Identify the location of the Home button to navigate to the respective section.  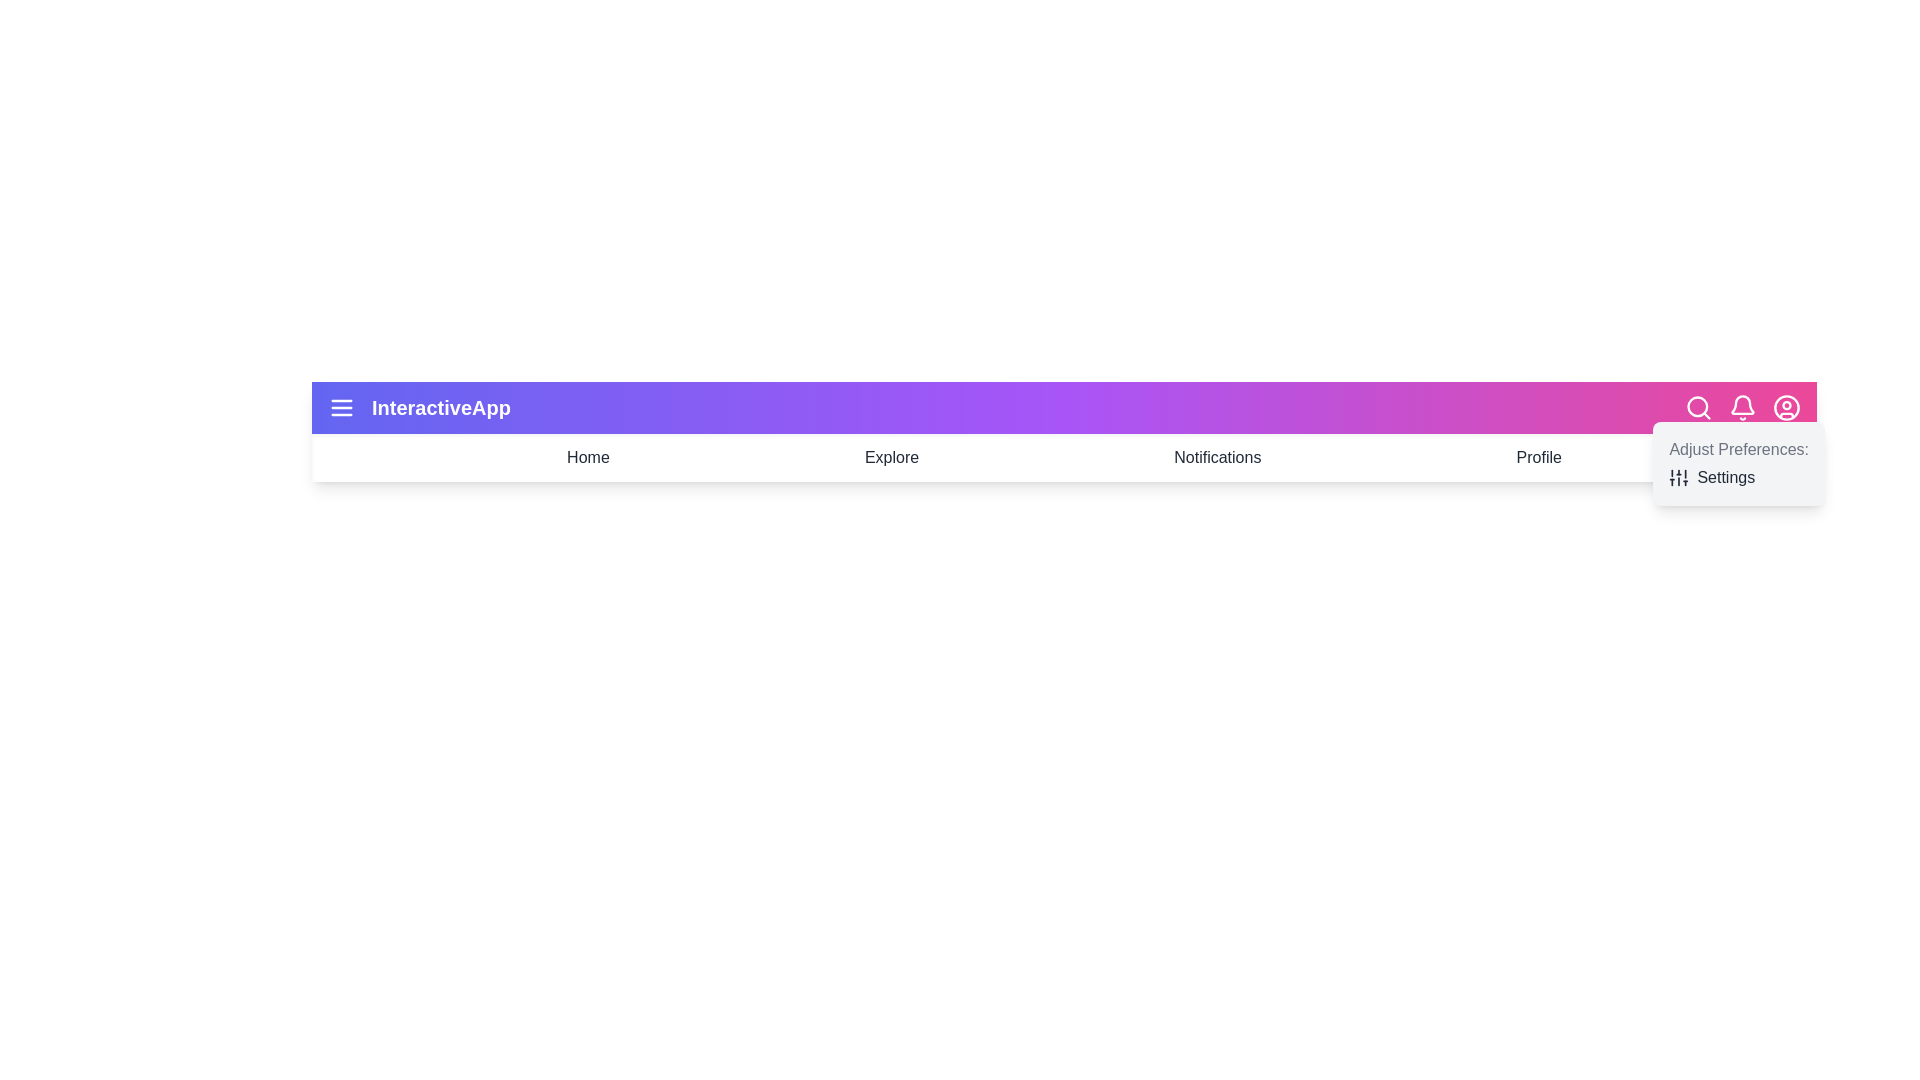
(587, 458).